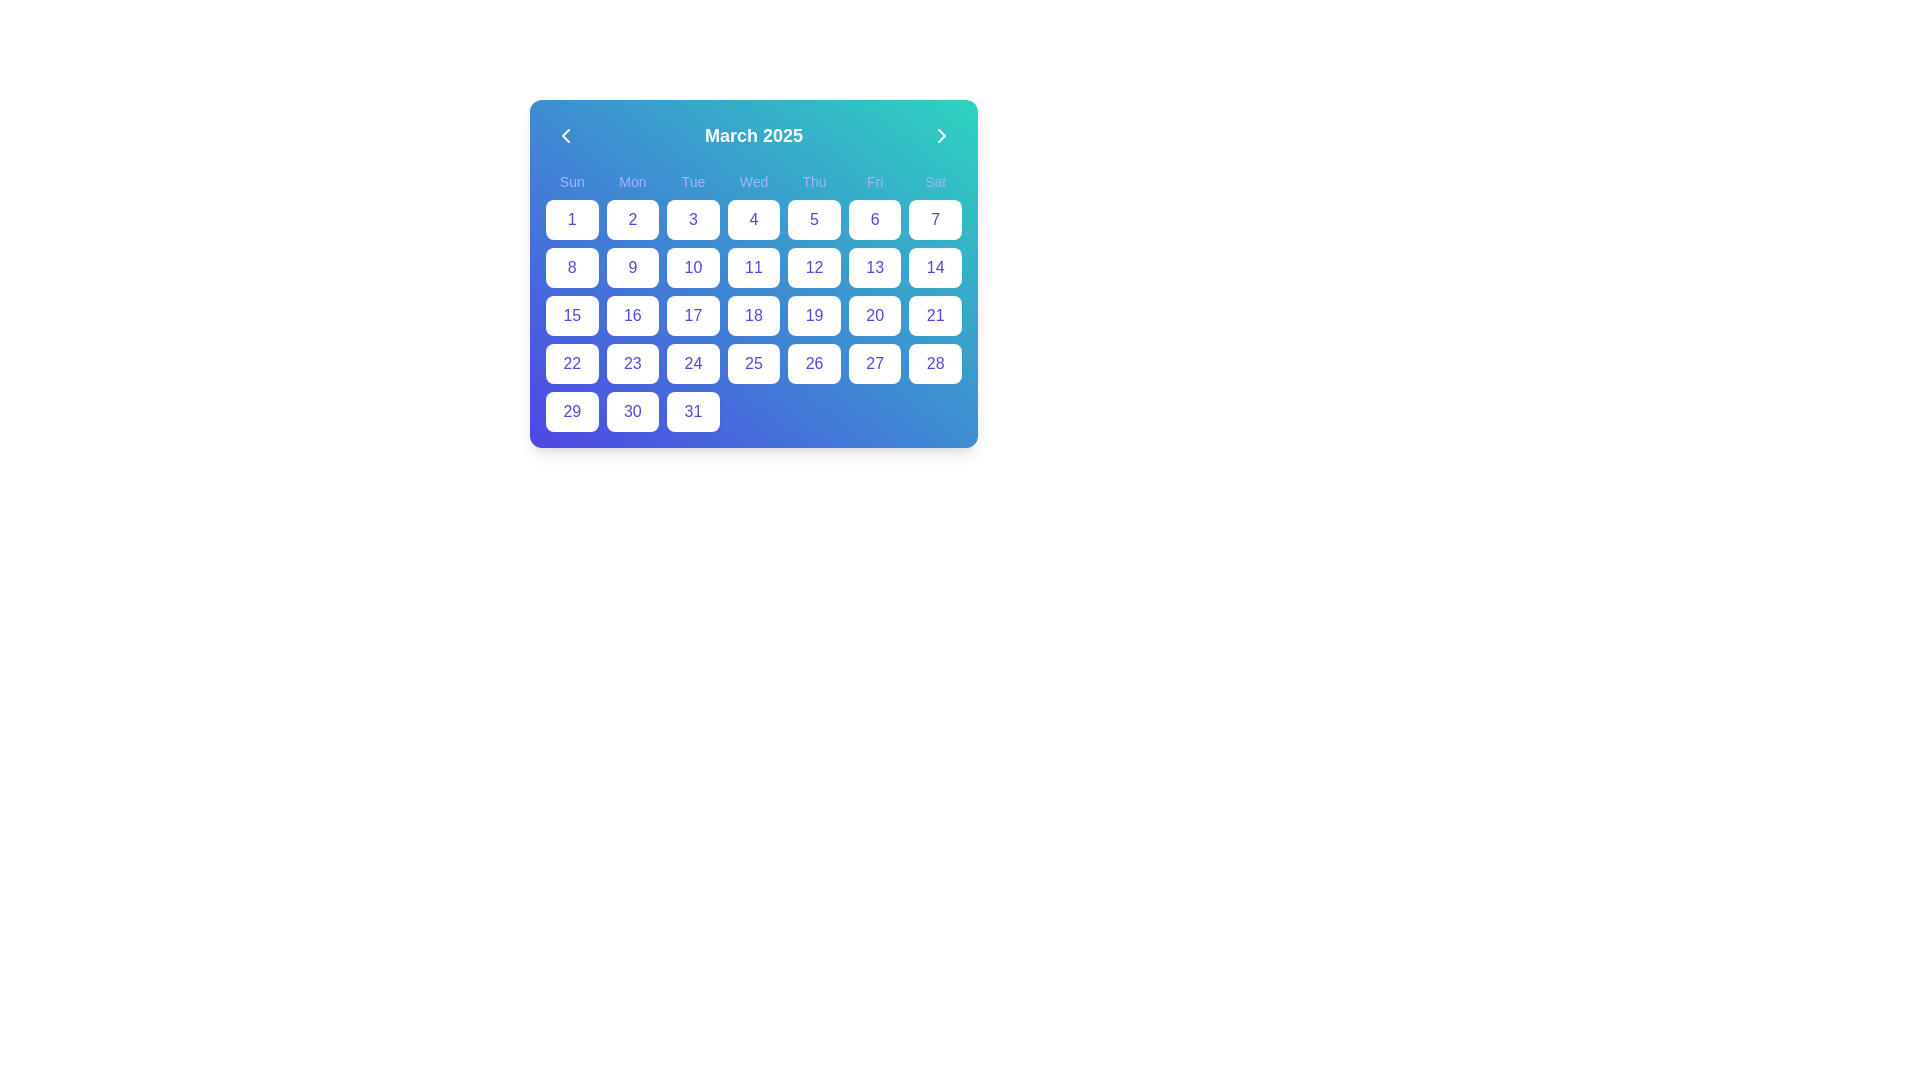 The width and height of the screenshot is (1920, 1080). Describe the element at coordinates (874, 315) in the screenshot. I see `the button representing the 20th day of the month in the calendar` at that location.